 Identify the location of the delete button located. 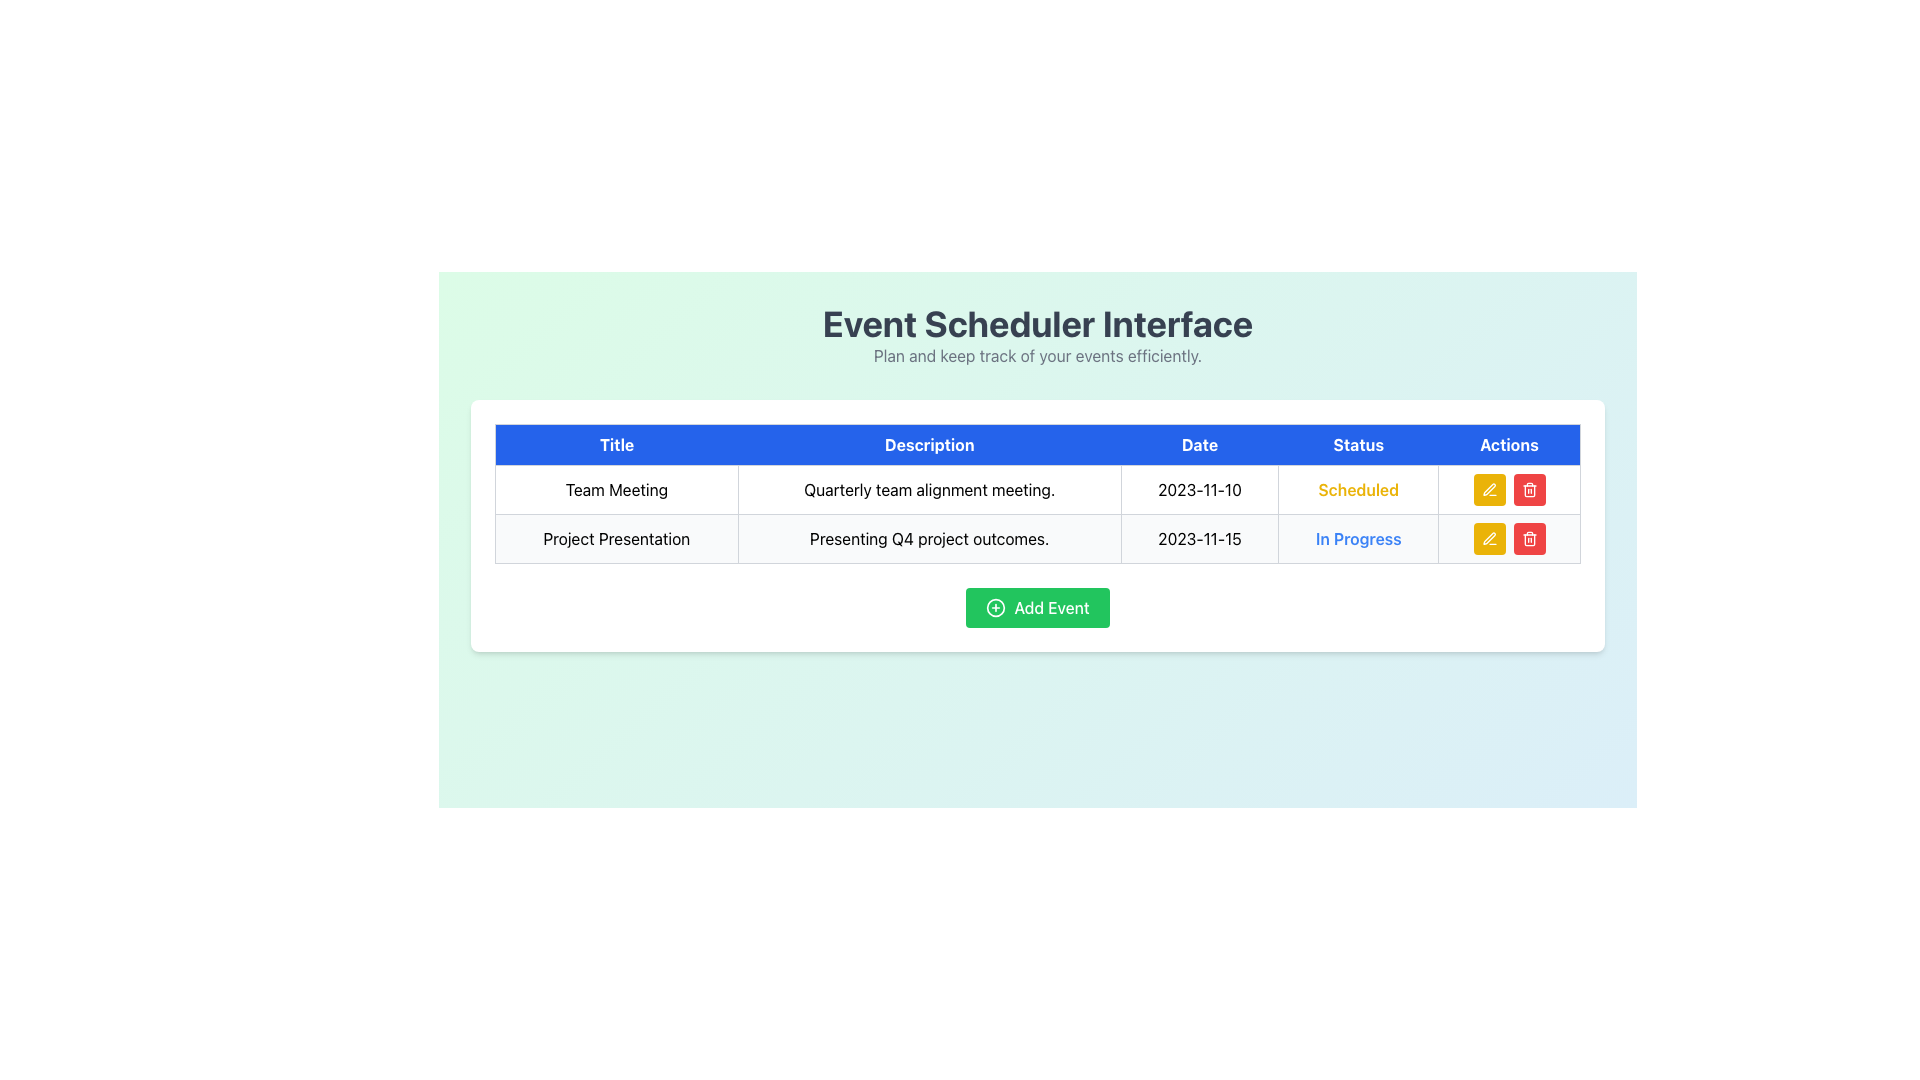
(1528, 538).